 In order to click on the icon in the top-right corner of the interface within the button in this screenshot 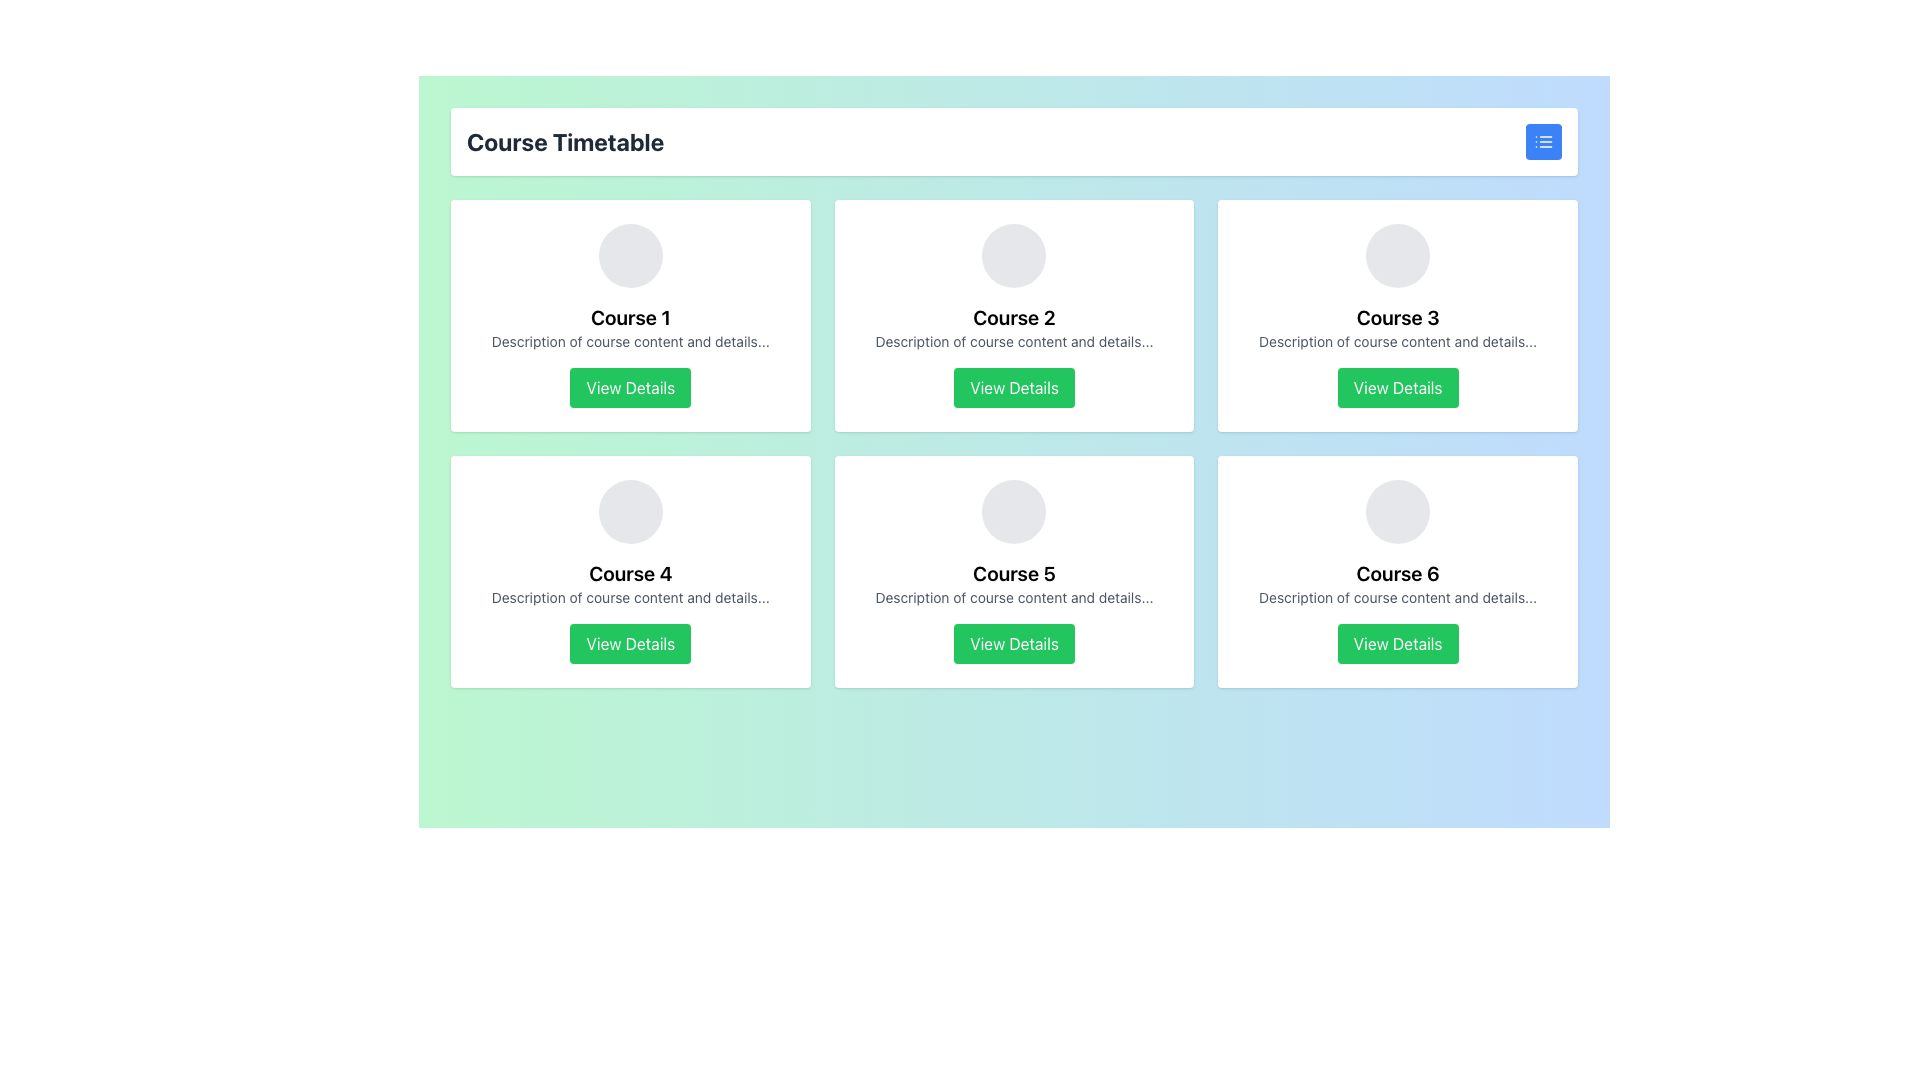, I will do `click(1543, 141)`.